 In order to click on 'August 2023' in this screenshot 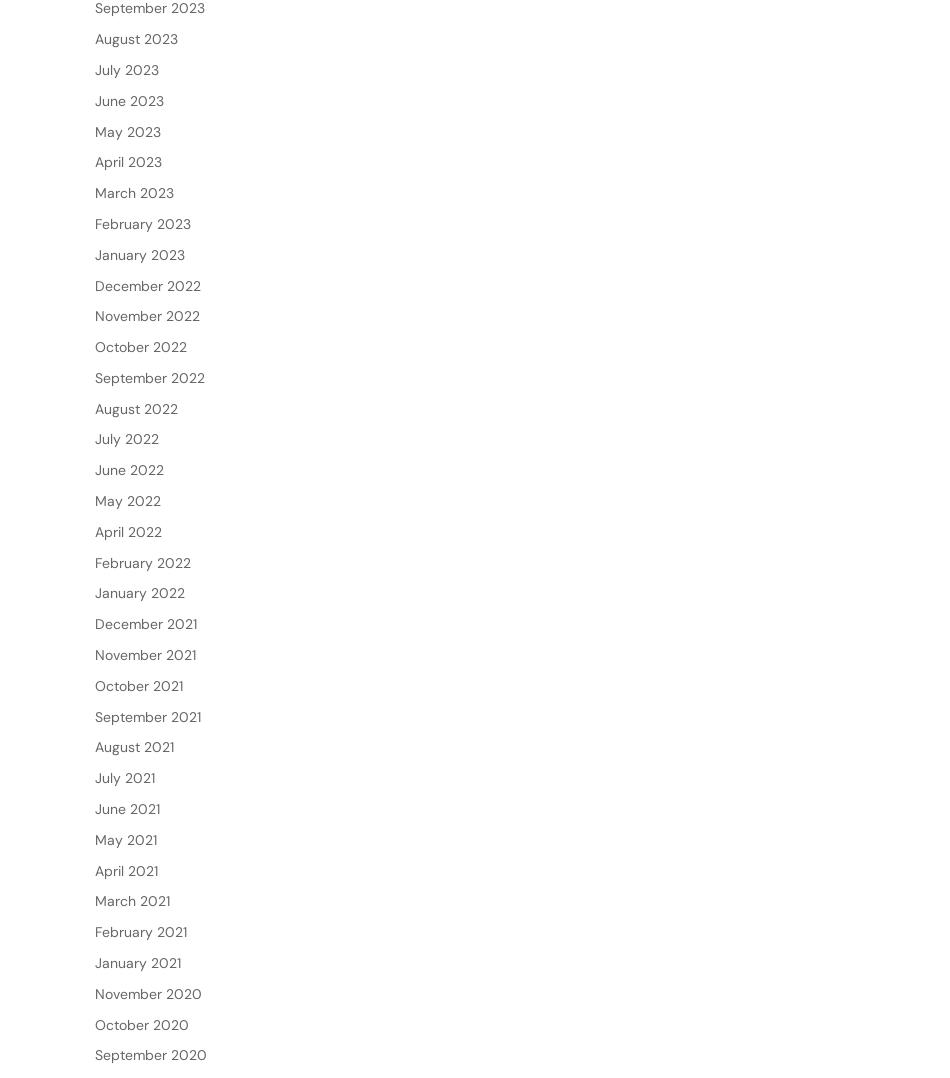, I will do `click(136, 101)`.